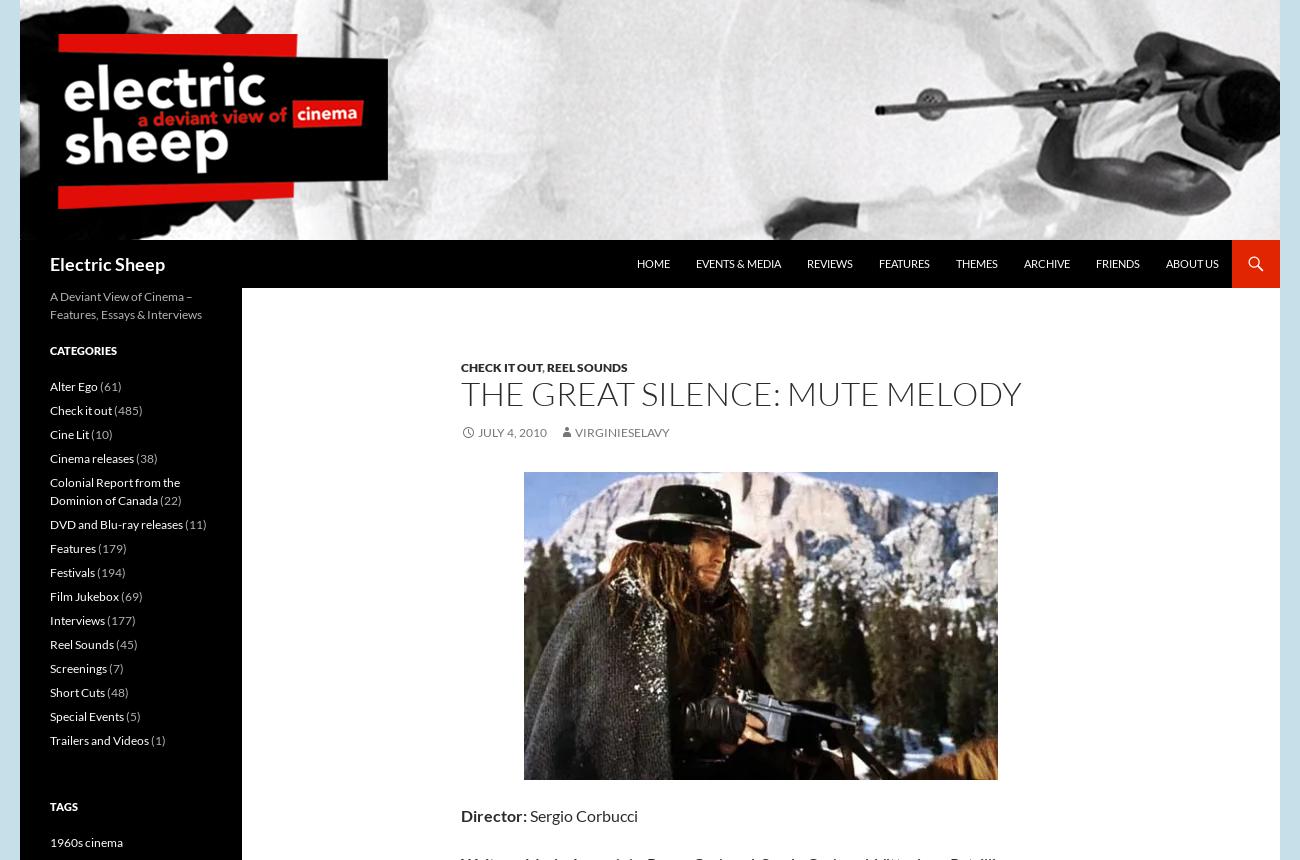 The width and height of the screenshot is (1300, 860). I want to click on 'Themes', so click(956, 263).